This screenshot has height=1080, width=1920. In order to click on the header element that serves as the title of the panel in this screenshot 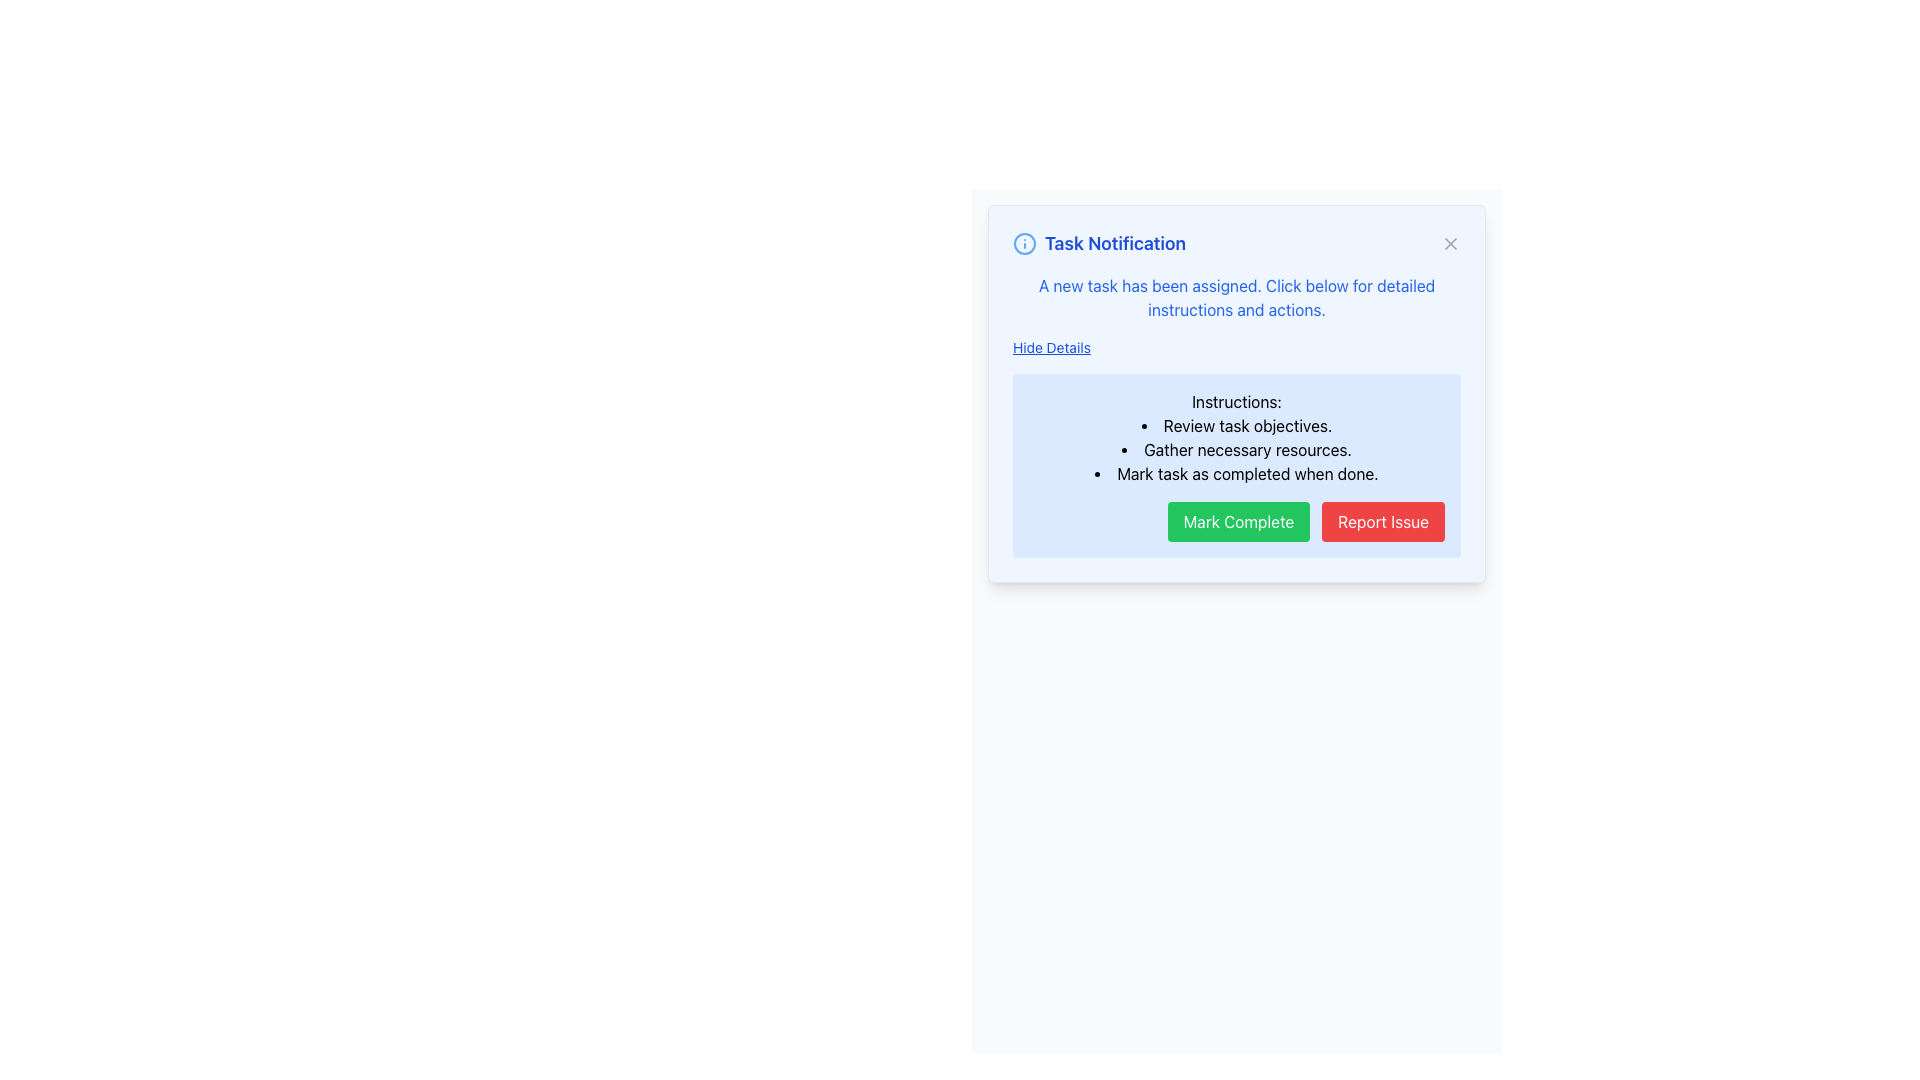, I will do `click(1098, 242)`.